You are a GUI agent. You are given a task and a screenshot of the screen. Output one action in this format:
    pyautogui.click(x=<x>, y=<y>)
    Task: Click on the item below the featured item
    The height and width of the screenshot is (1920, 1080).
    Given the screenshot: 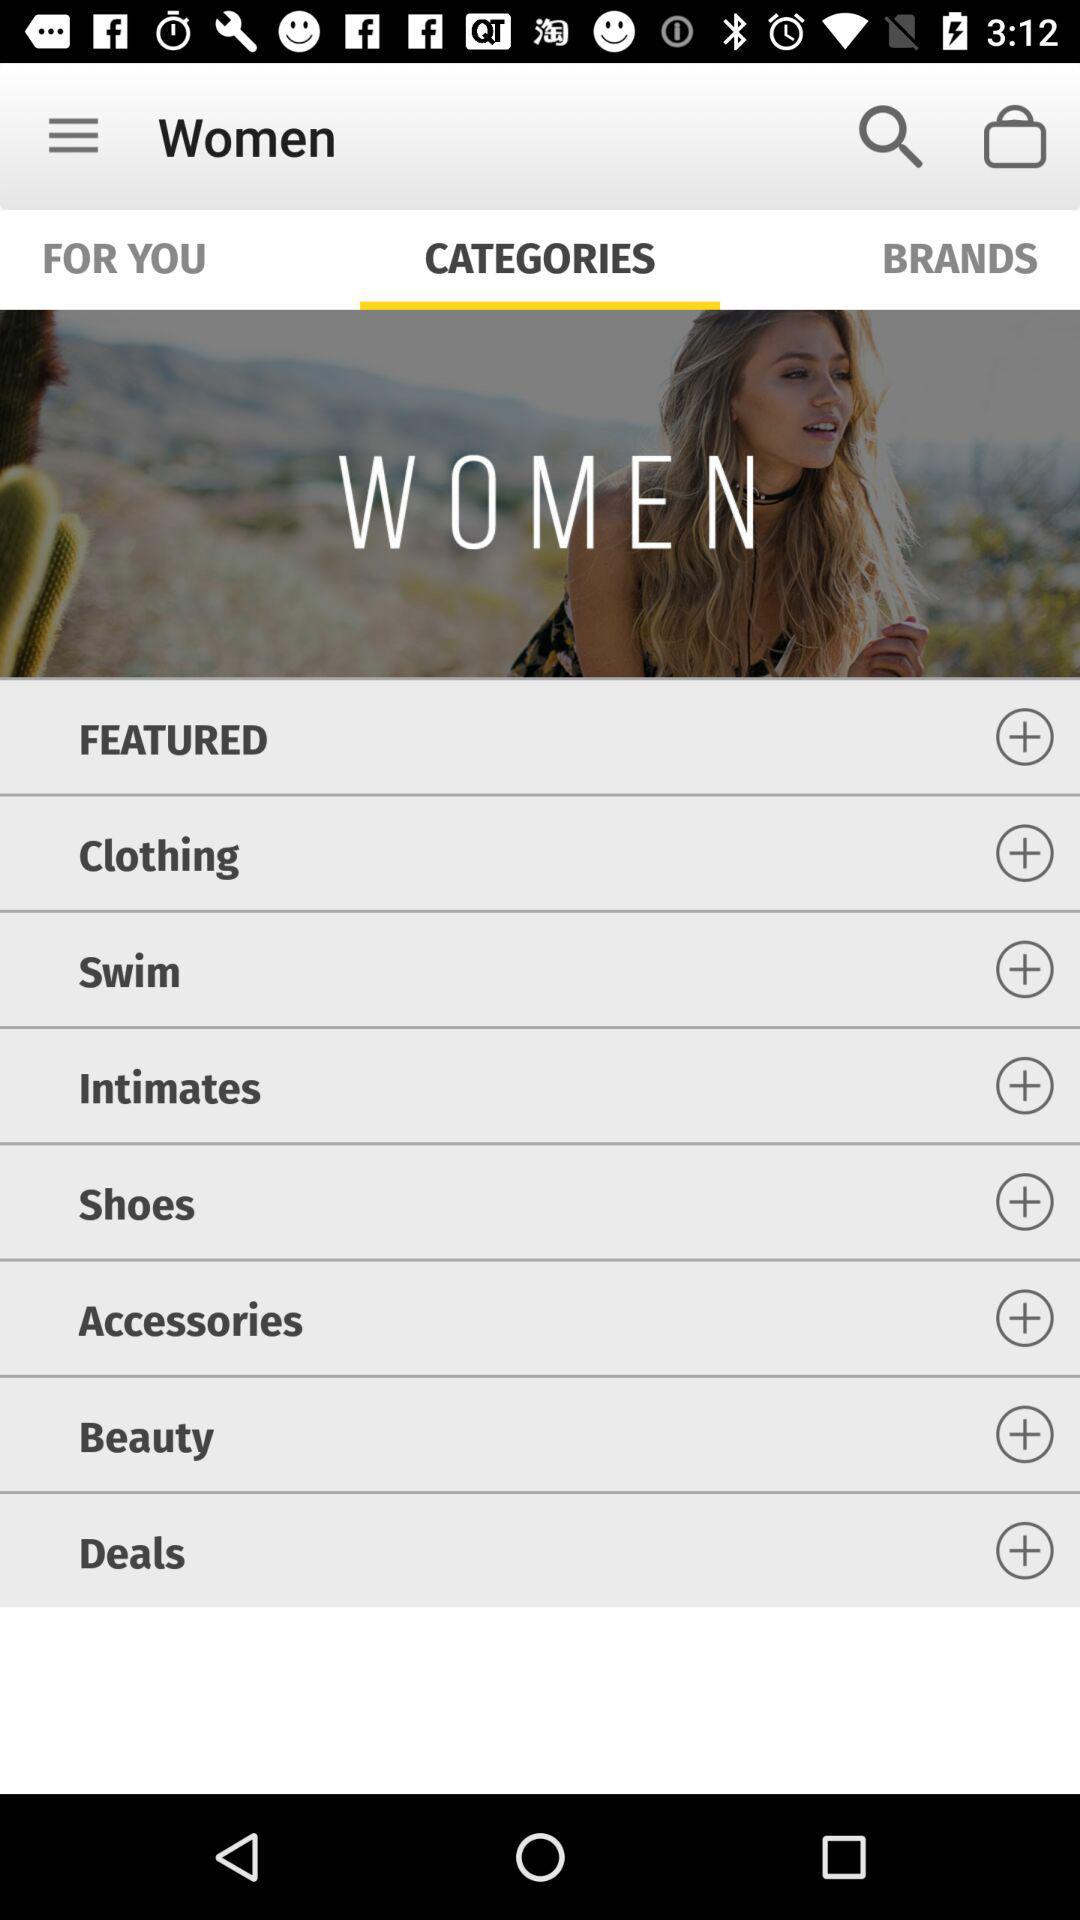 What is the action you would take?
    pyautogui.click(x=157, y=853)
    